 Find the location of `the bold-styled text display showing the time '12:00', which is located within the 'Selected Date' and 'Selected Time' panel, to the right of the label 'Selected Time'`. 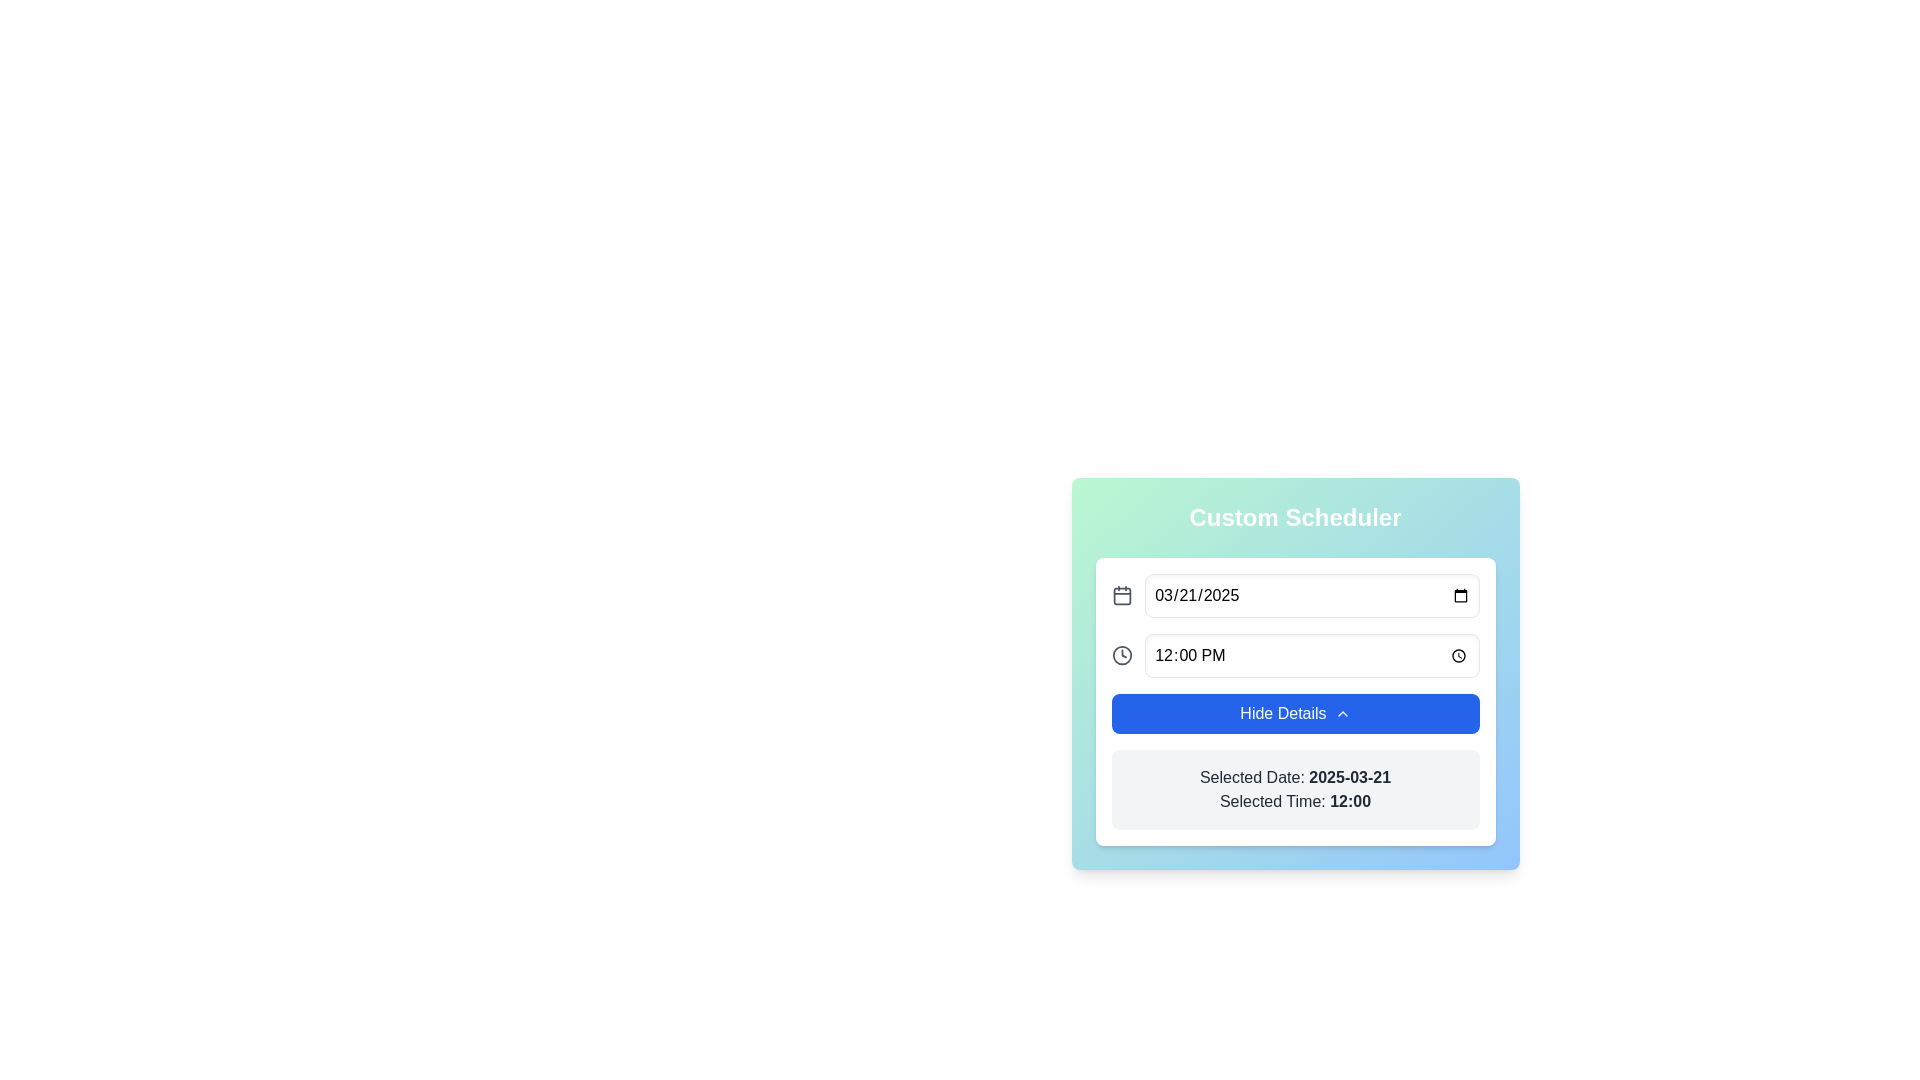

the bold-styled text display showing the time '12:00', which is located within the 'Selected Date' and 'Selected Time' panel, to the right of the label 'Selected Time' is located at coordinates (1350, 800).